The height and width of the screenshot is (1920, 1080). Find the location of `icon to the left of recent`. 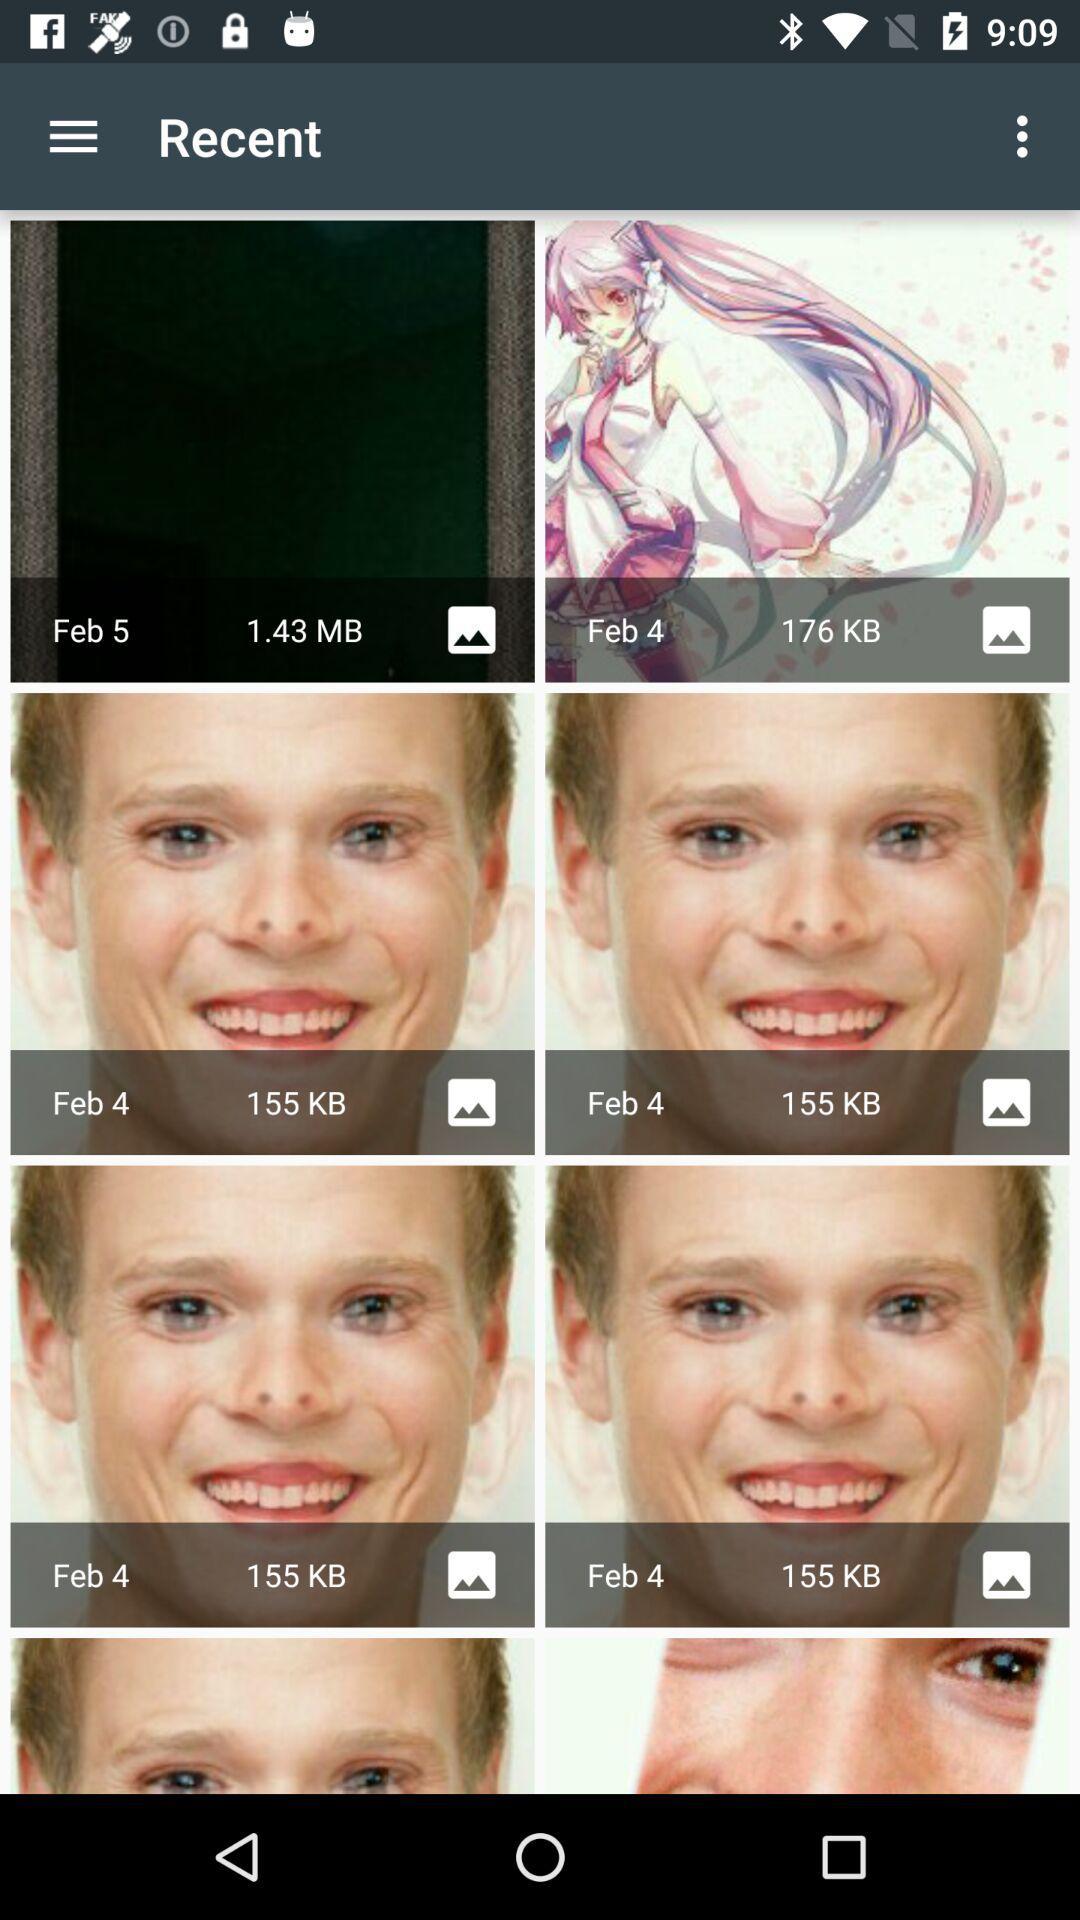

icon to the left of recent is located at coordinates (72, 135).